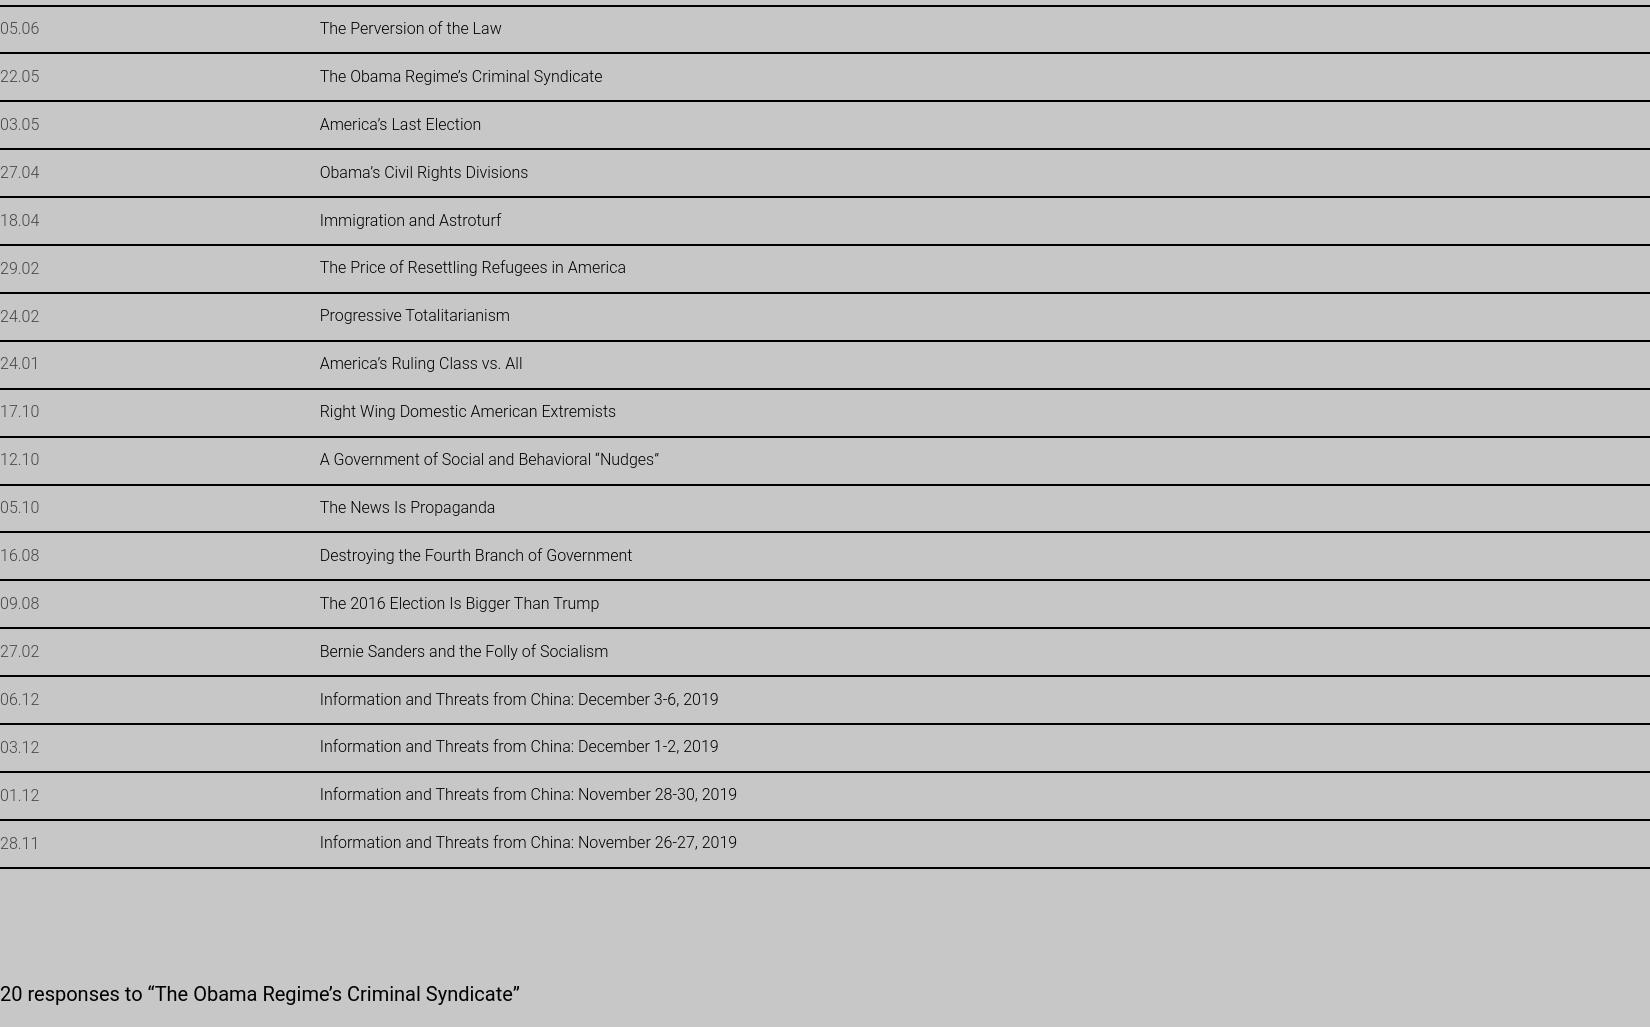 This screenshot has width=1650, height=1027. Describe the element at coordinates (19, 745) in the screenshot. I see `'03.12'` at that location.